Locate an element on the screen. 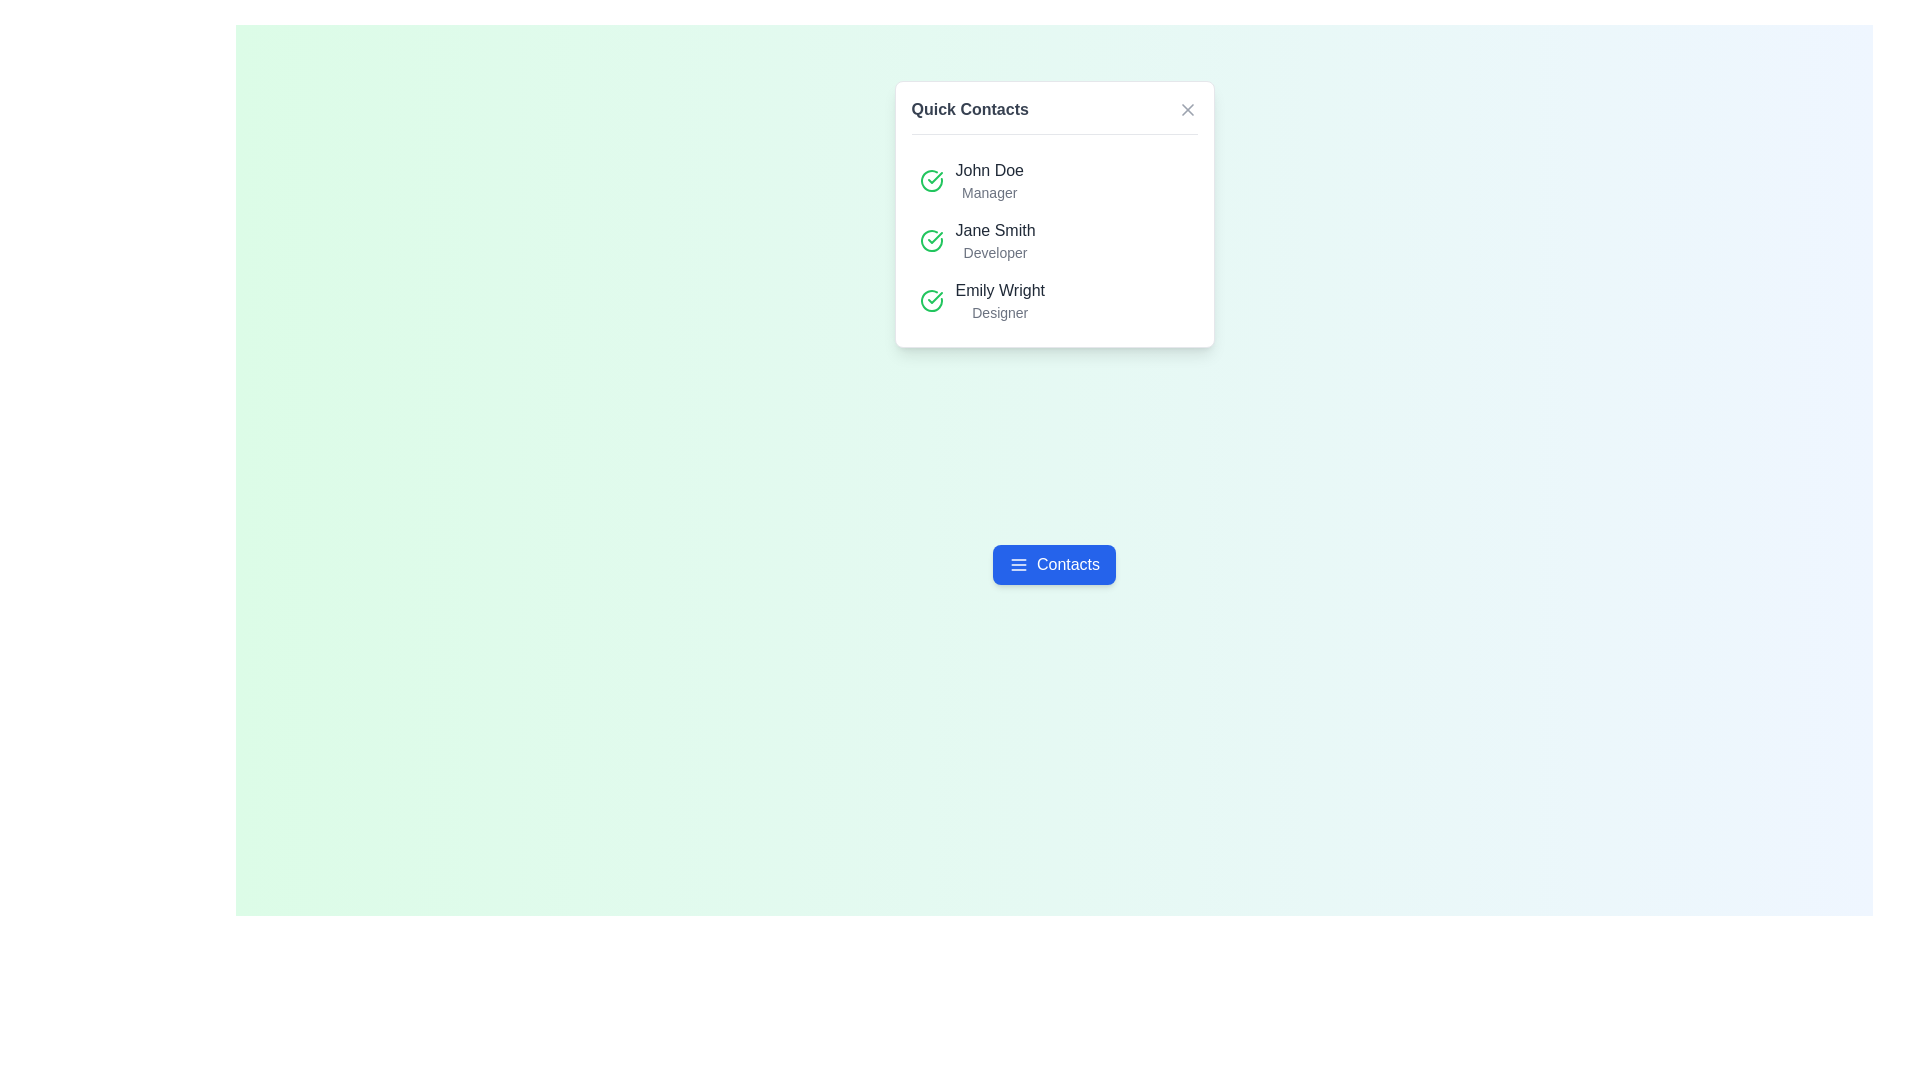 This screenshot has height=1080, width=1920. the circular green outlined icon with a checkmark, indicating a completed status, located to the left of the 'Jane Smith Developer' label in the contacts list is located at coordinates (930, 239).